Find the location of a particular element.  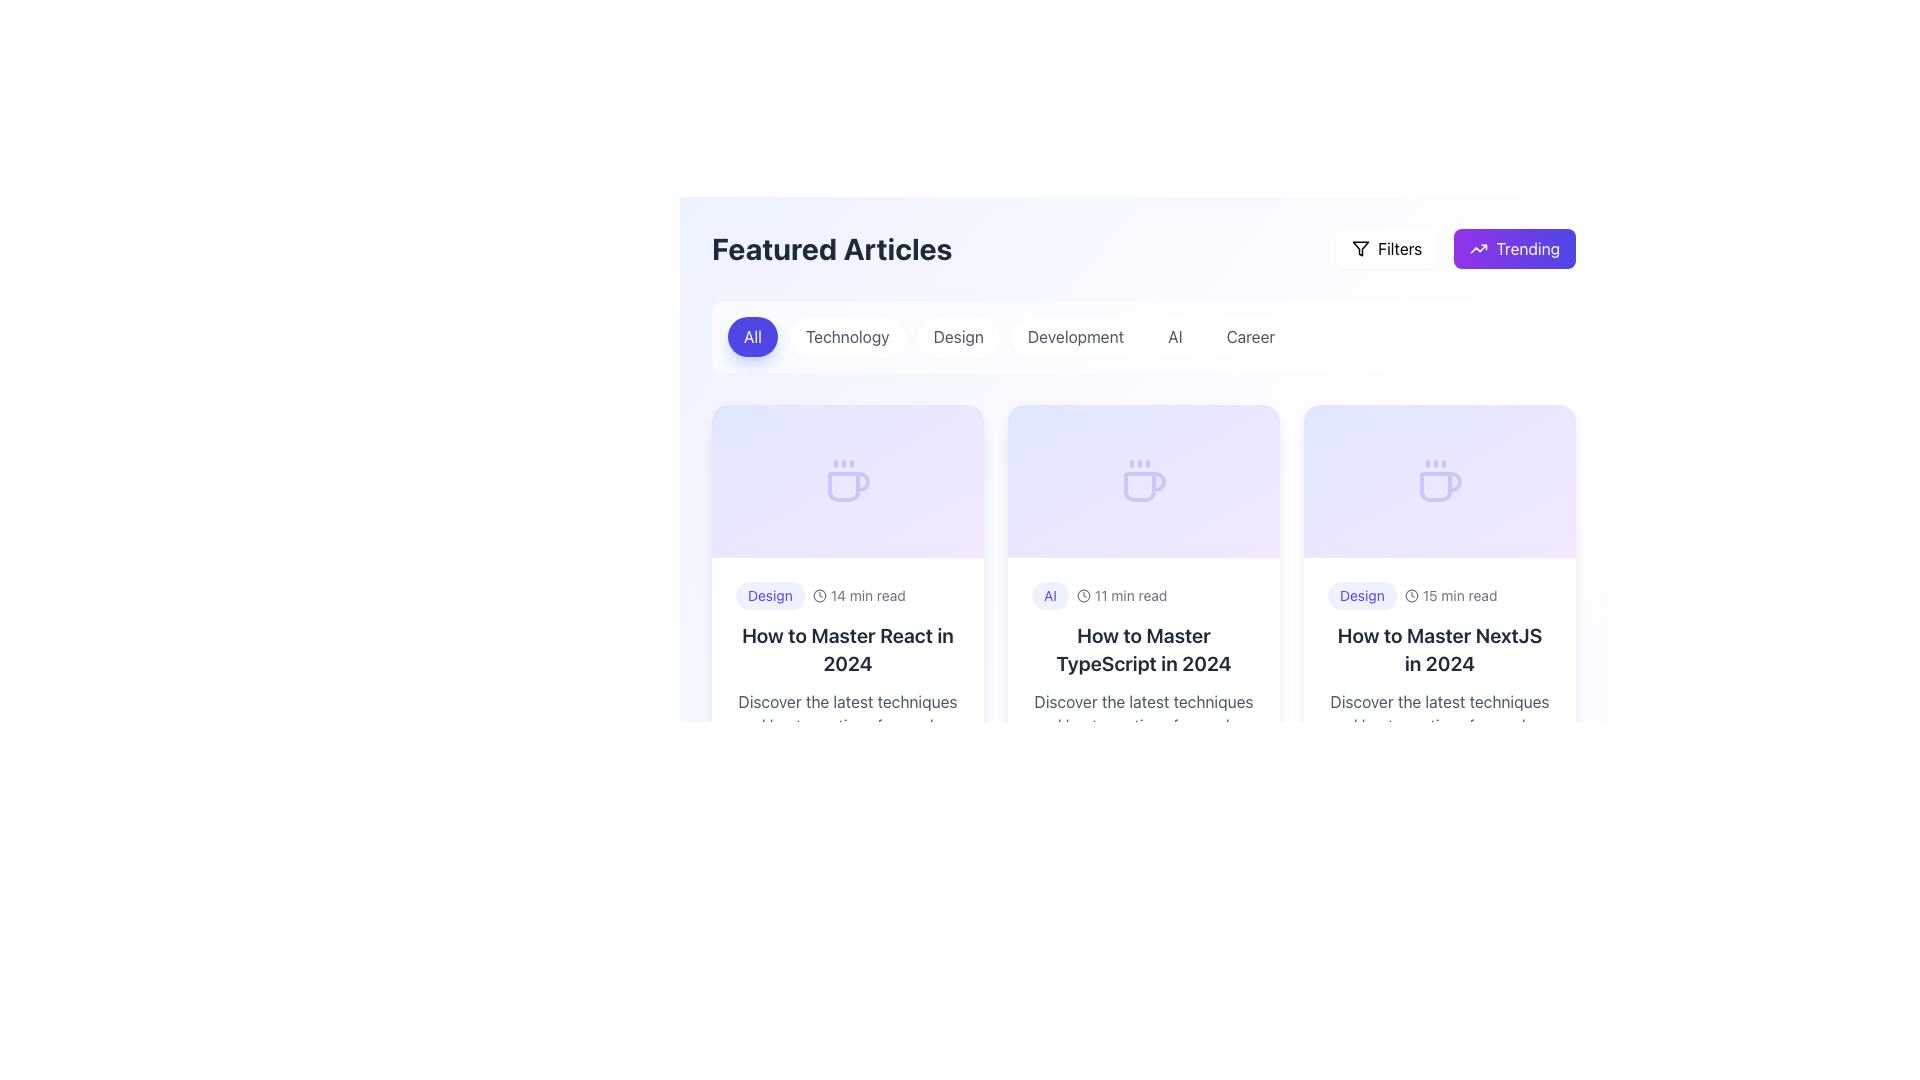

the button in the category selector located under the 'Featured Articles' section is located at coordinates (1143, 335).